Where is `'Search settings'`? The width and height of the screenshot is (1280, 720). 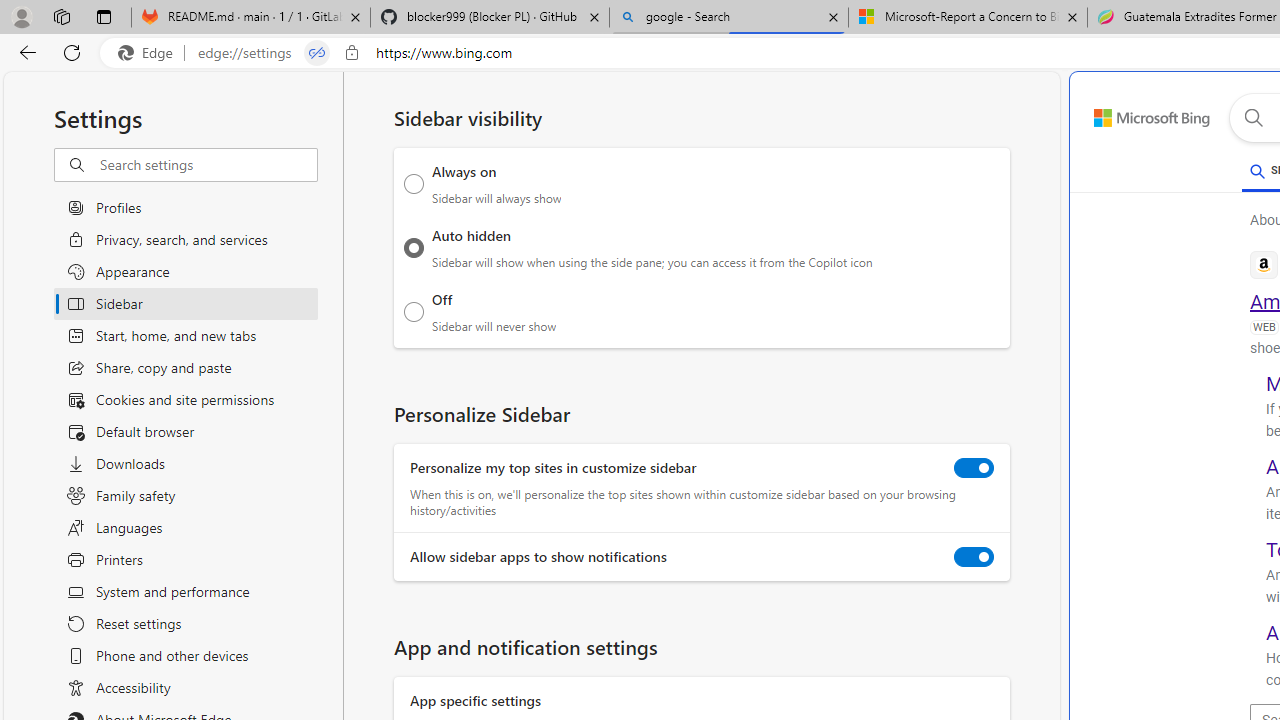
'Search settings' is located at coordinates (208, 164).